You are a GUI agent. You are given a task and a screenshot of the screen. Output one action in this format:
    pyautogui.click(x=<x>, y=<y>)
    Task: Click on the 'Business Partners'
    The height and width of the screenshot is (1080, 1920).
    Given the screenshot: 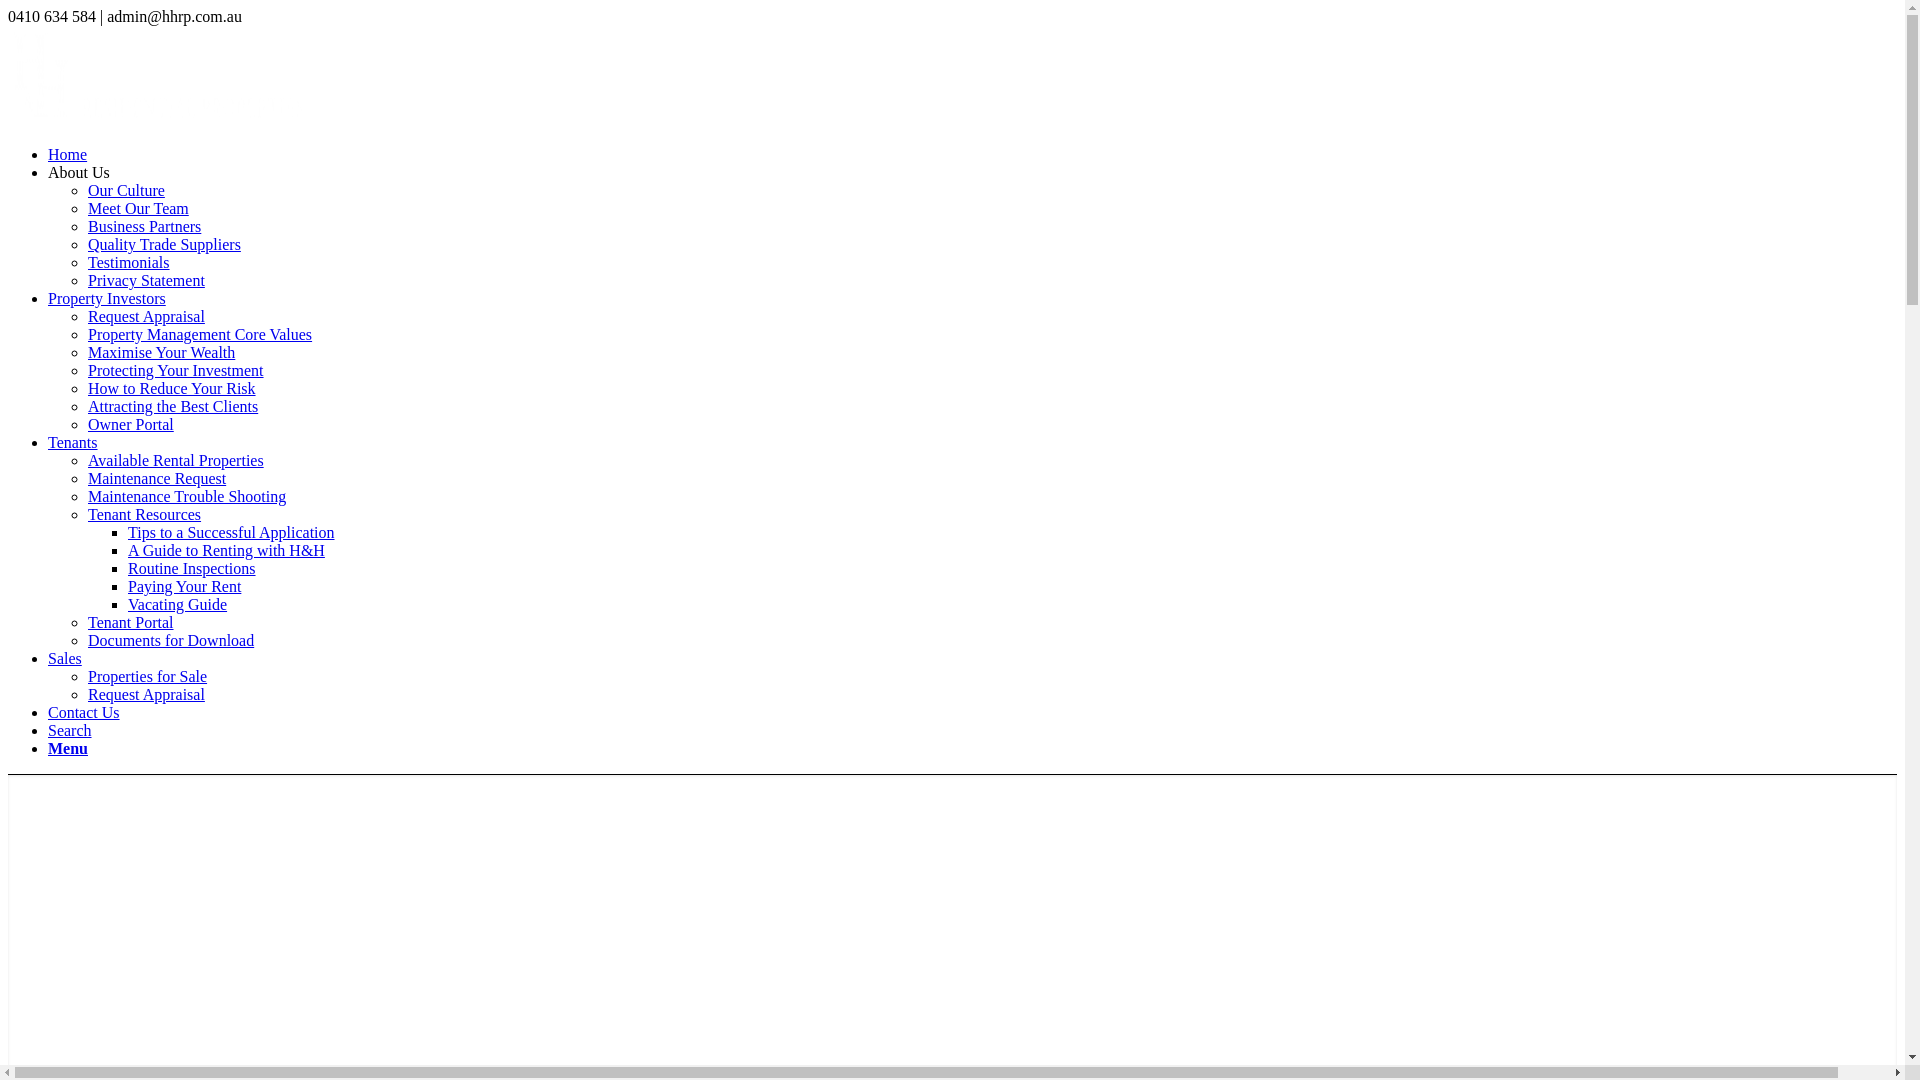 What is the action you would take?
    pyautogui.click(x=143, y=225)
    